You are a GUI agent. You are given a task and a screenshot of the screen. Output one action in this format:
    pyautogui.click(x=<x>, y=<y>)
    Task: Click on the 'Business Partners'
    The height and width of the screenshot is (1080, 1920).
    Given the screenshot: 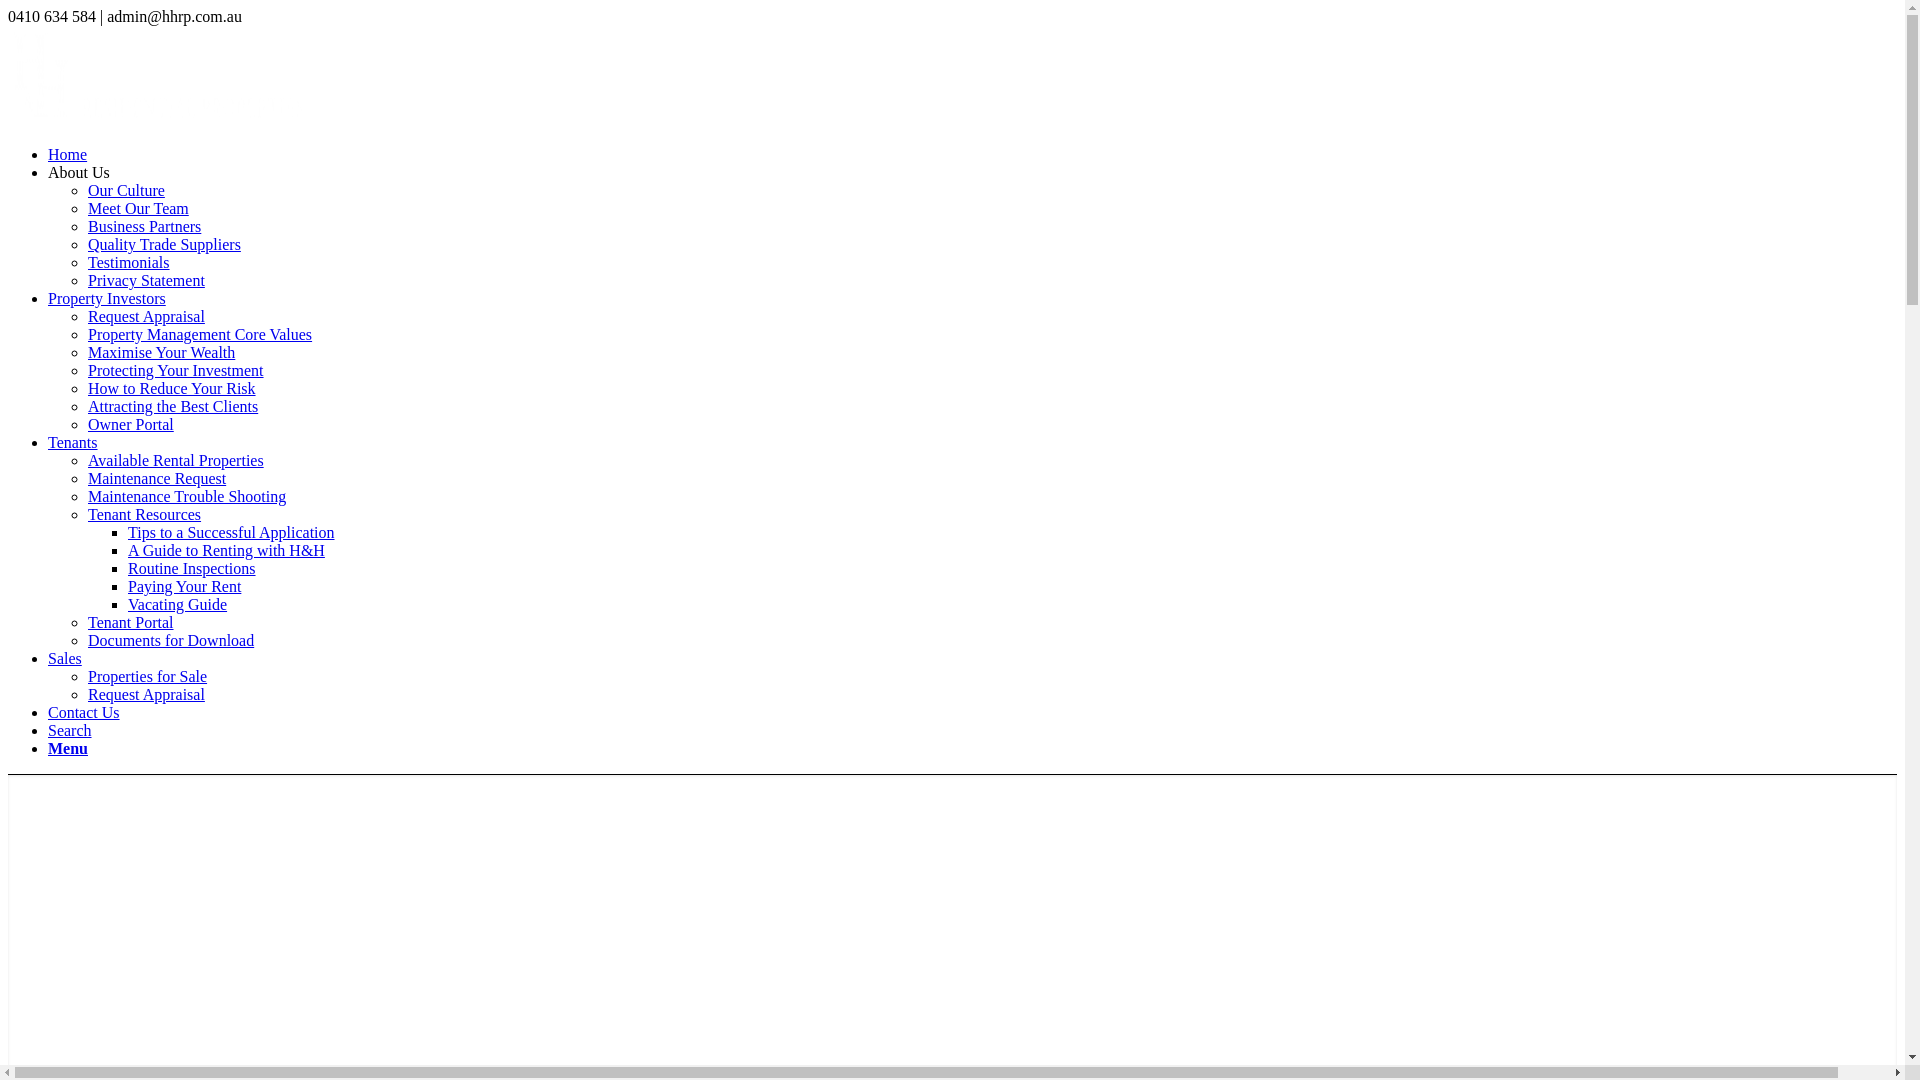 What is the action you would take?
    pyautogui.click(x=143, y=225)
    